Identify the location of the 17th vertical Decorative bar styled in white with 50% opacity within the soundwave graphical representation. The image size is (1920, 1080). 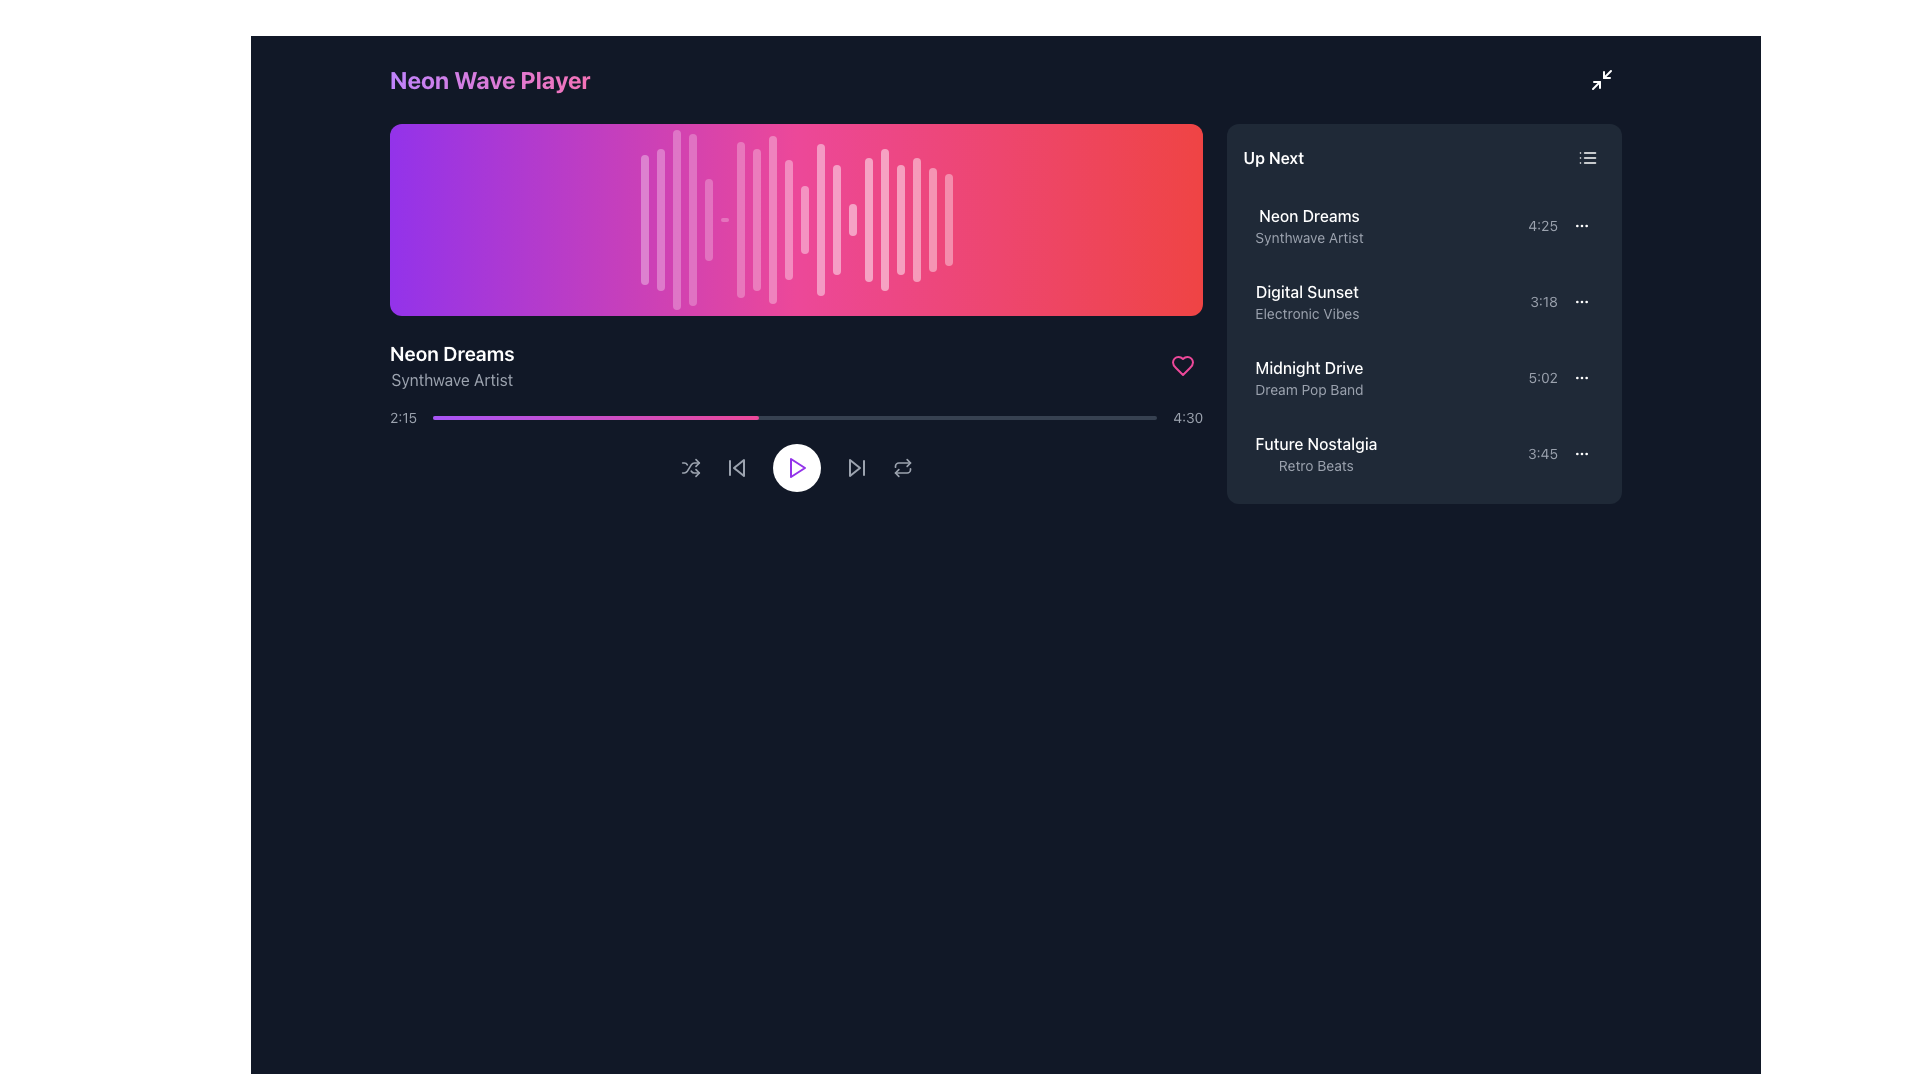
(899, 219).